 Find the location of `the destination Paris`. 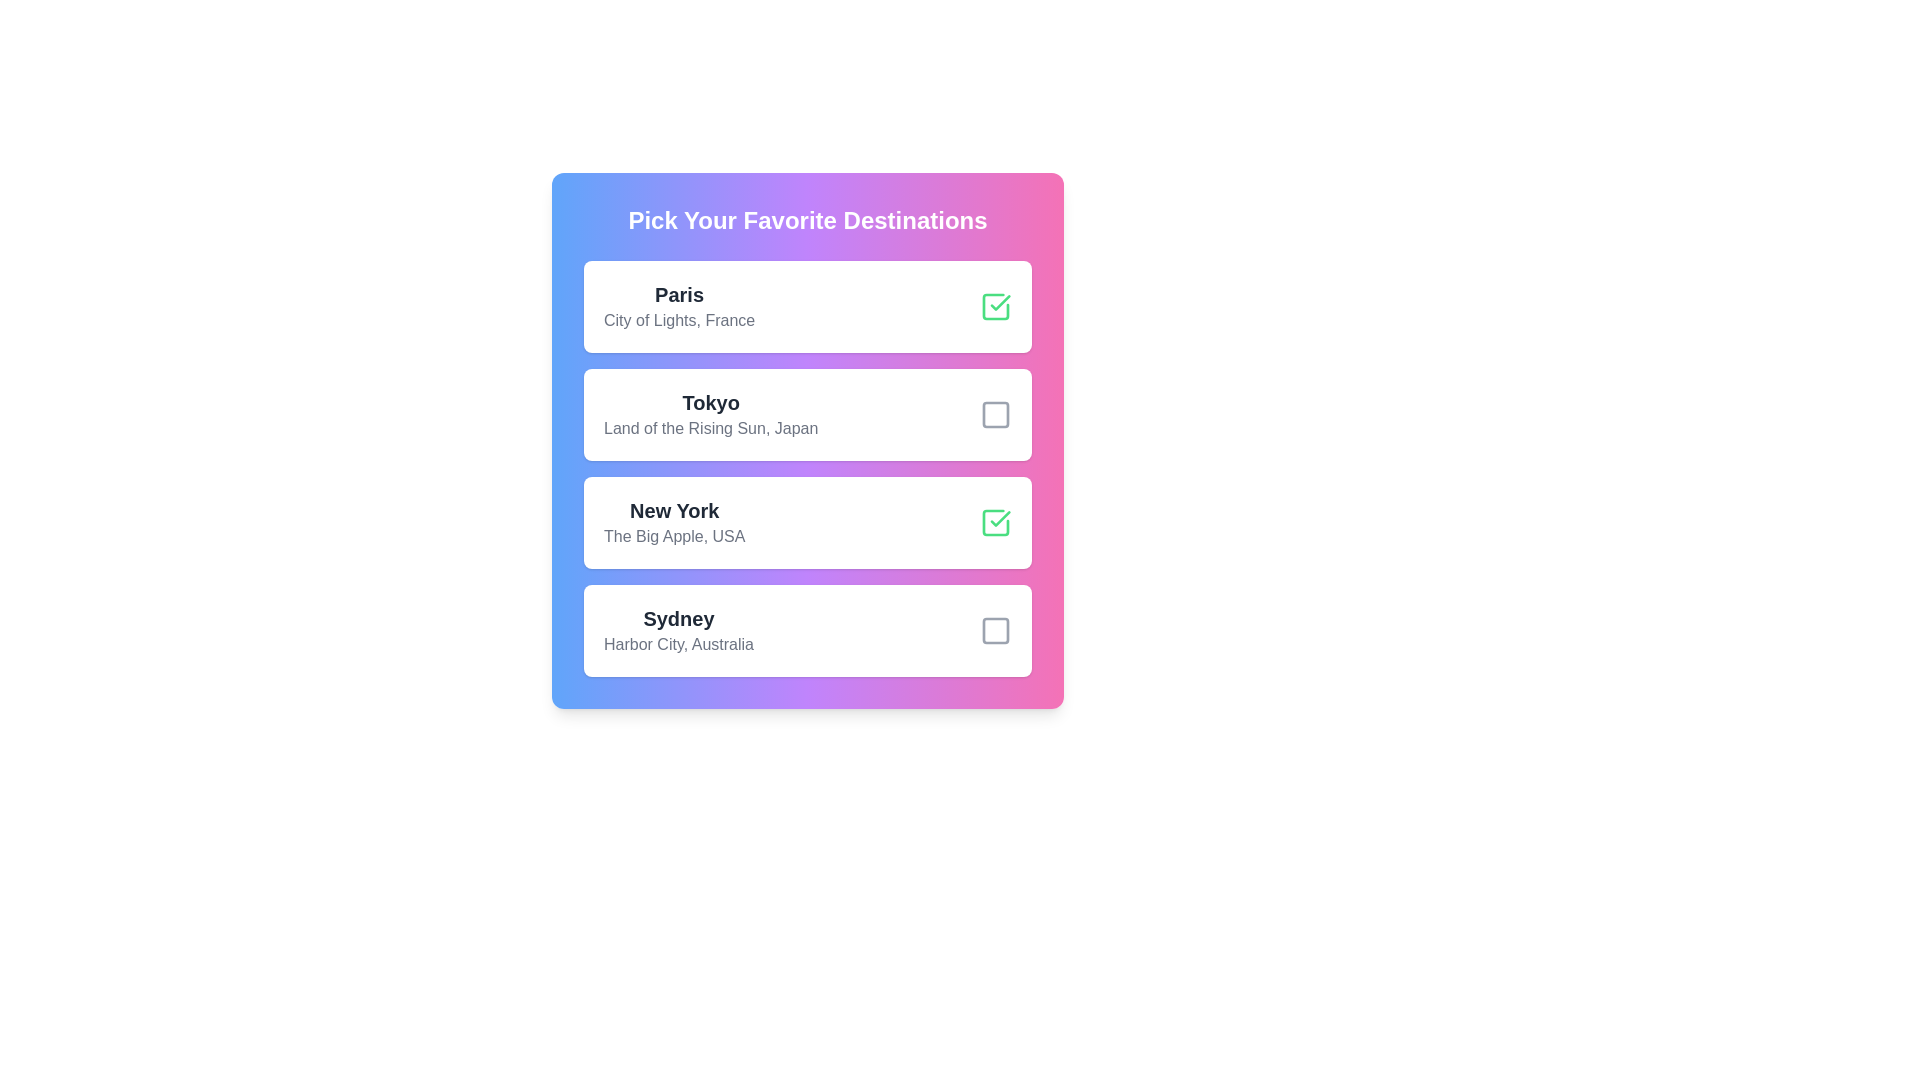

the destination Paris is located at coordinates (996, 307).